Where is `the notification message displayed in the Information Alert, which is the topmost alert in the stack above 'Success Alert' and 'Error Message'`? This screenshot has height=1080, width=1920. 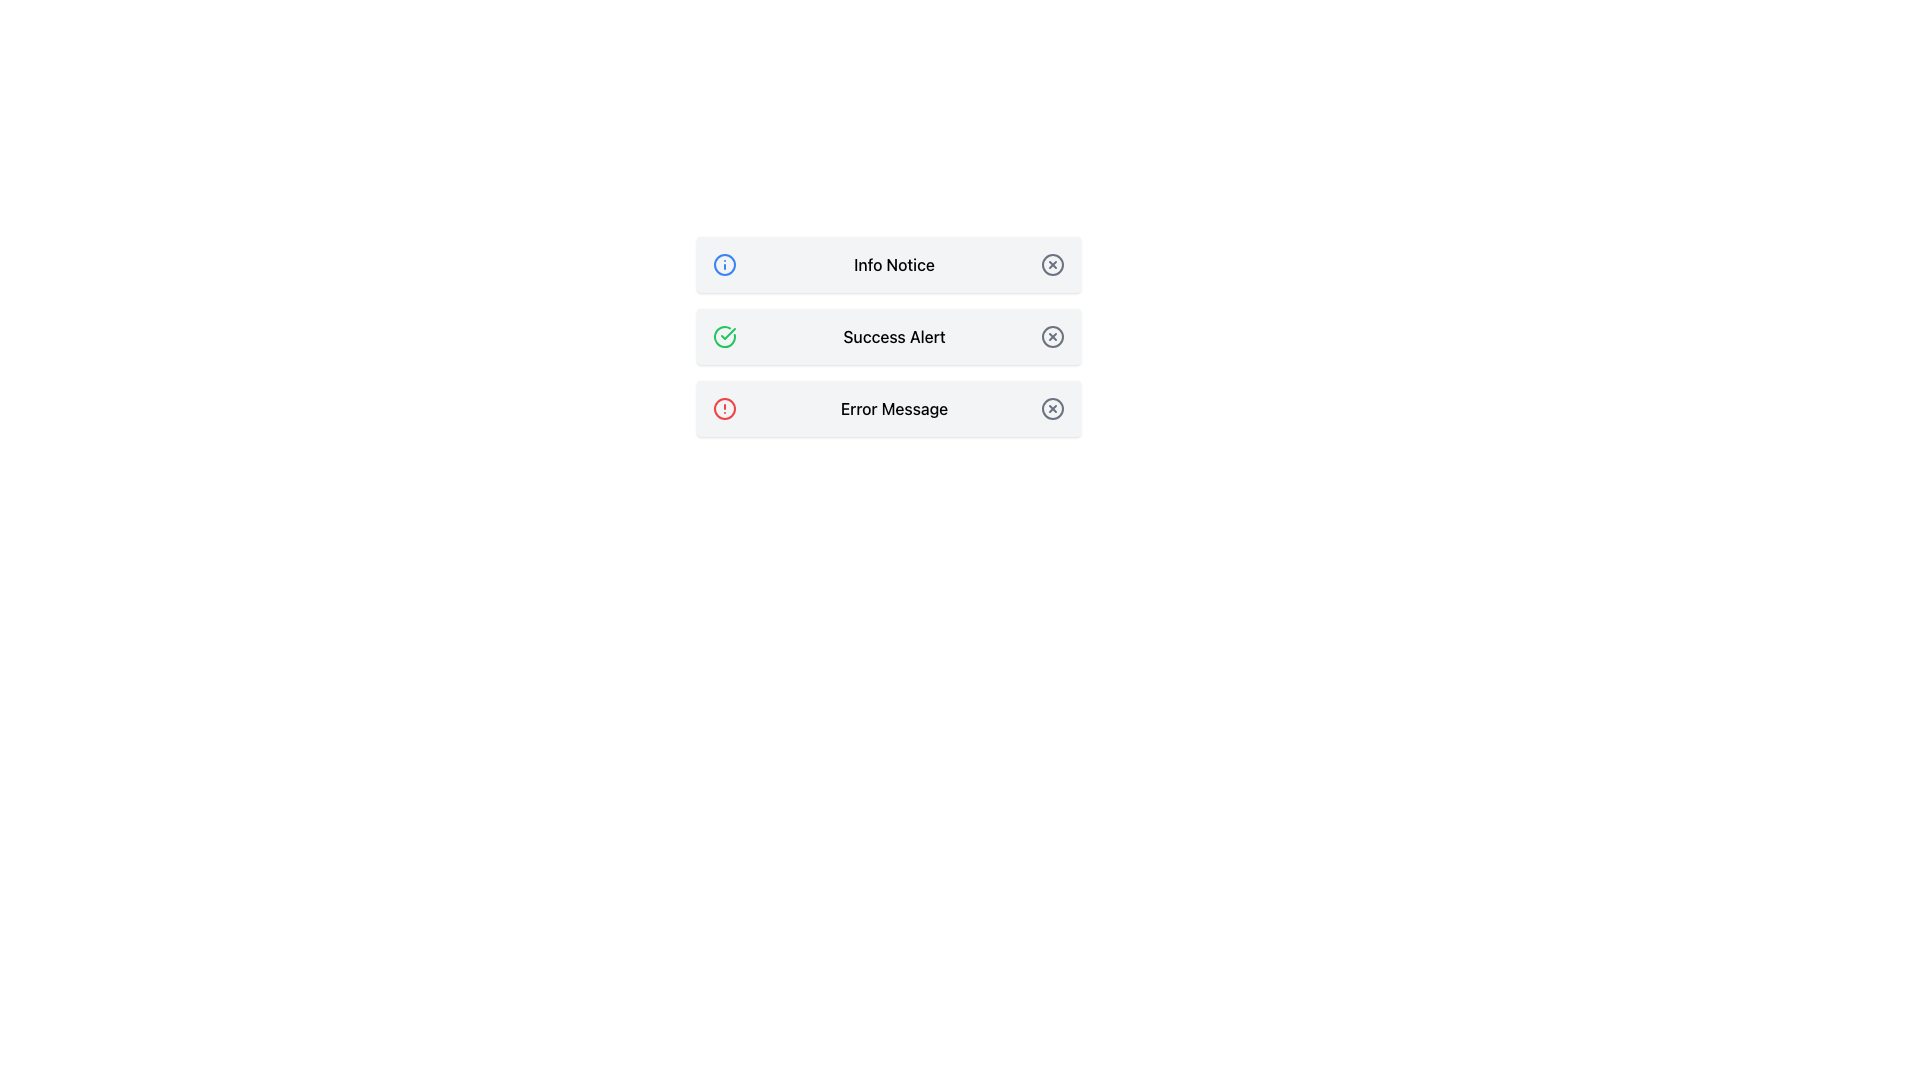 the notification message displayed in the Information Alert, which is the topmost alert in the stack above 'Success Alert' and 'Error Message' is located at coordinates (887, 264).